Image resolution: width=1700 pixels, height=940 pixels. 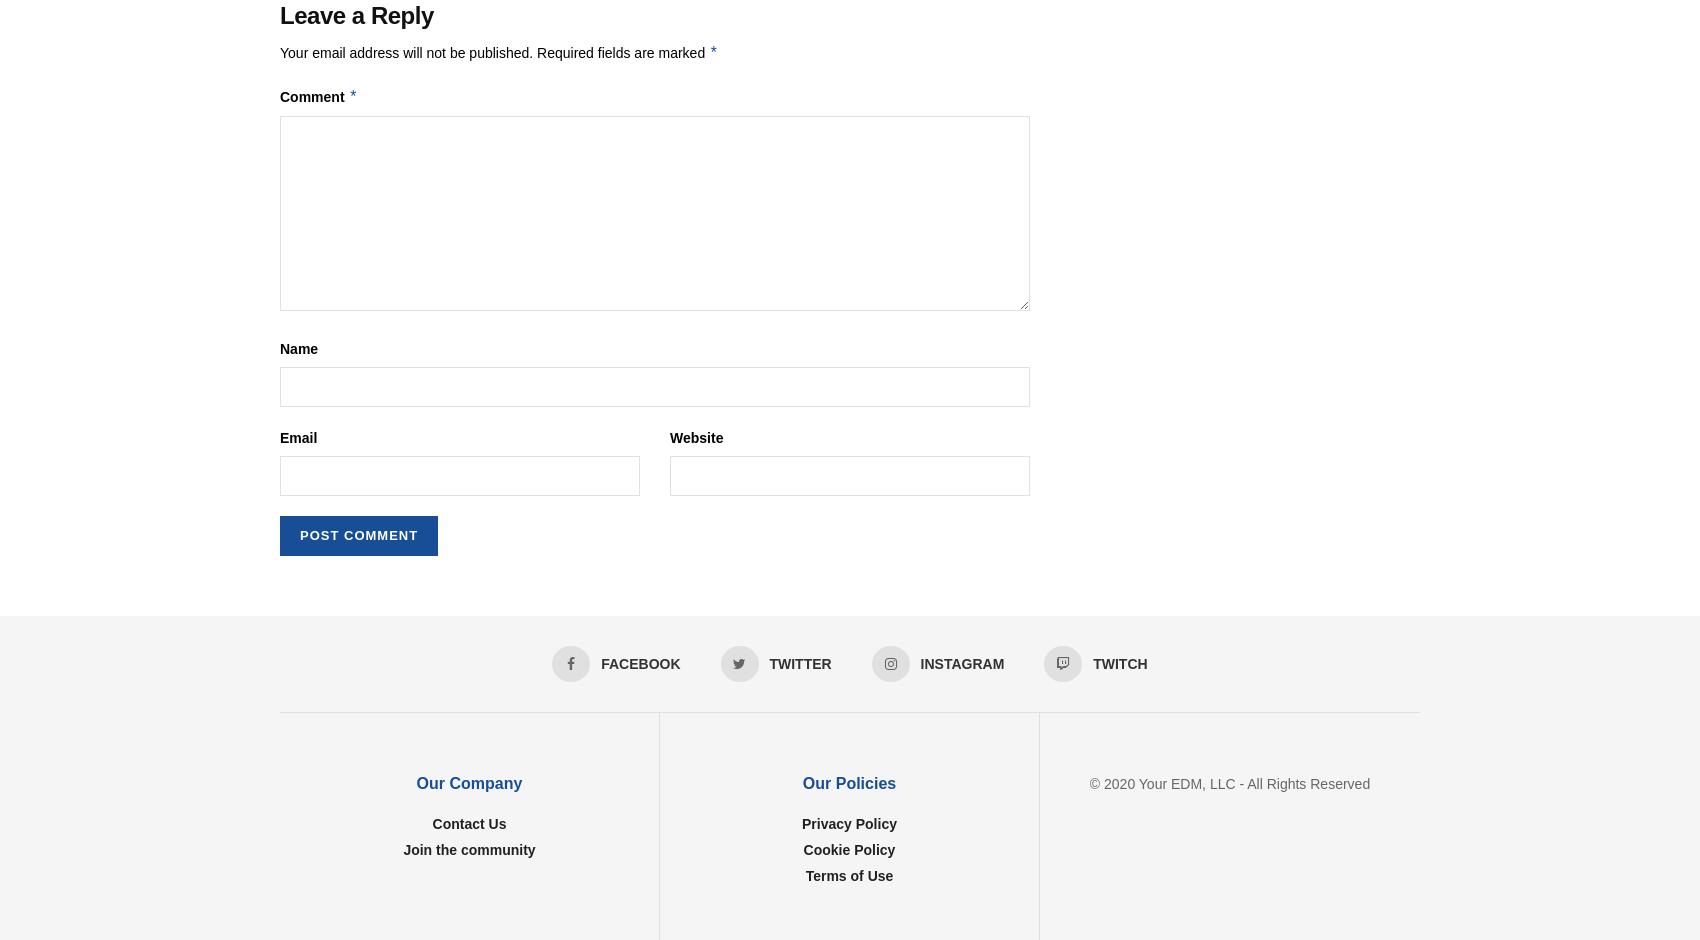 I want to click on 'Leave a Reply', so click(x=355, y=14).